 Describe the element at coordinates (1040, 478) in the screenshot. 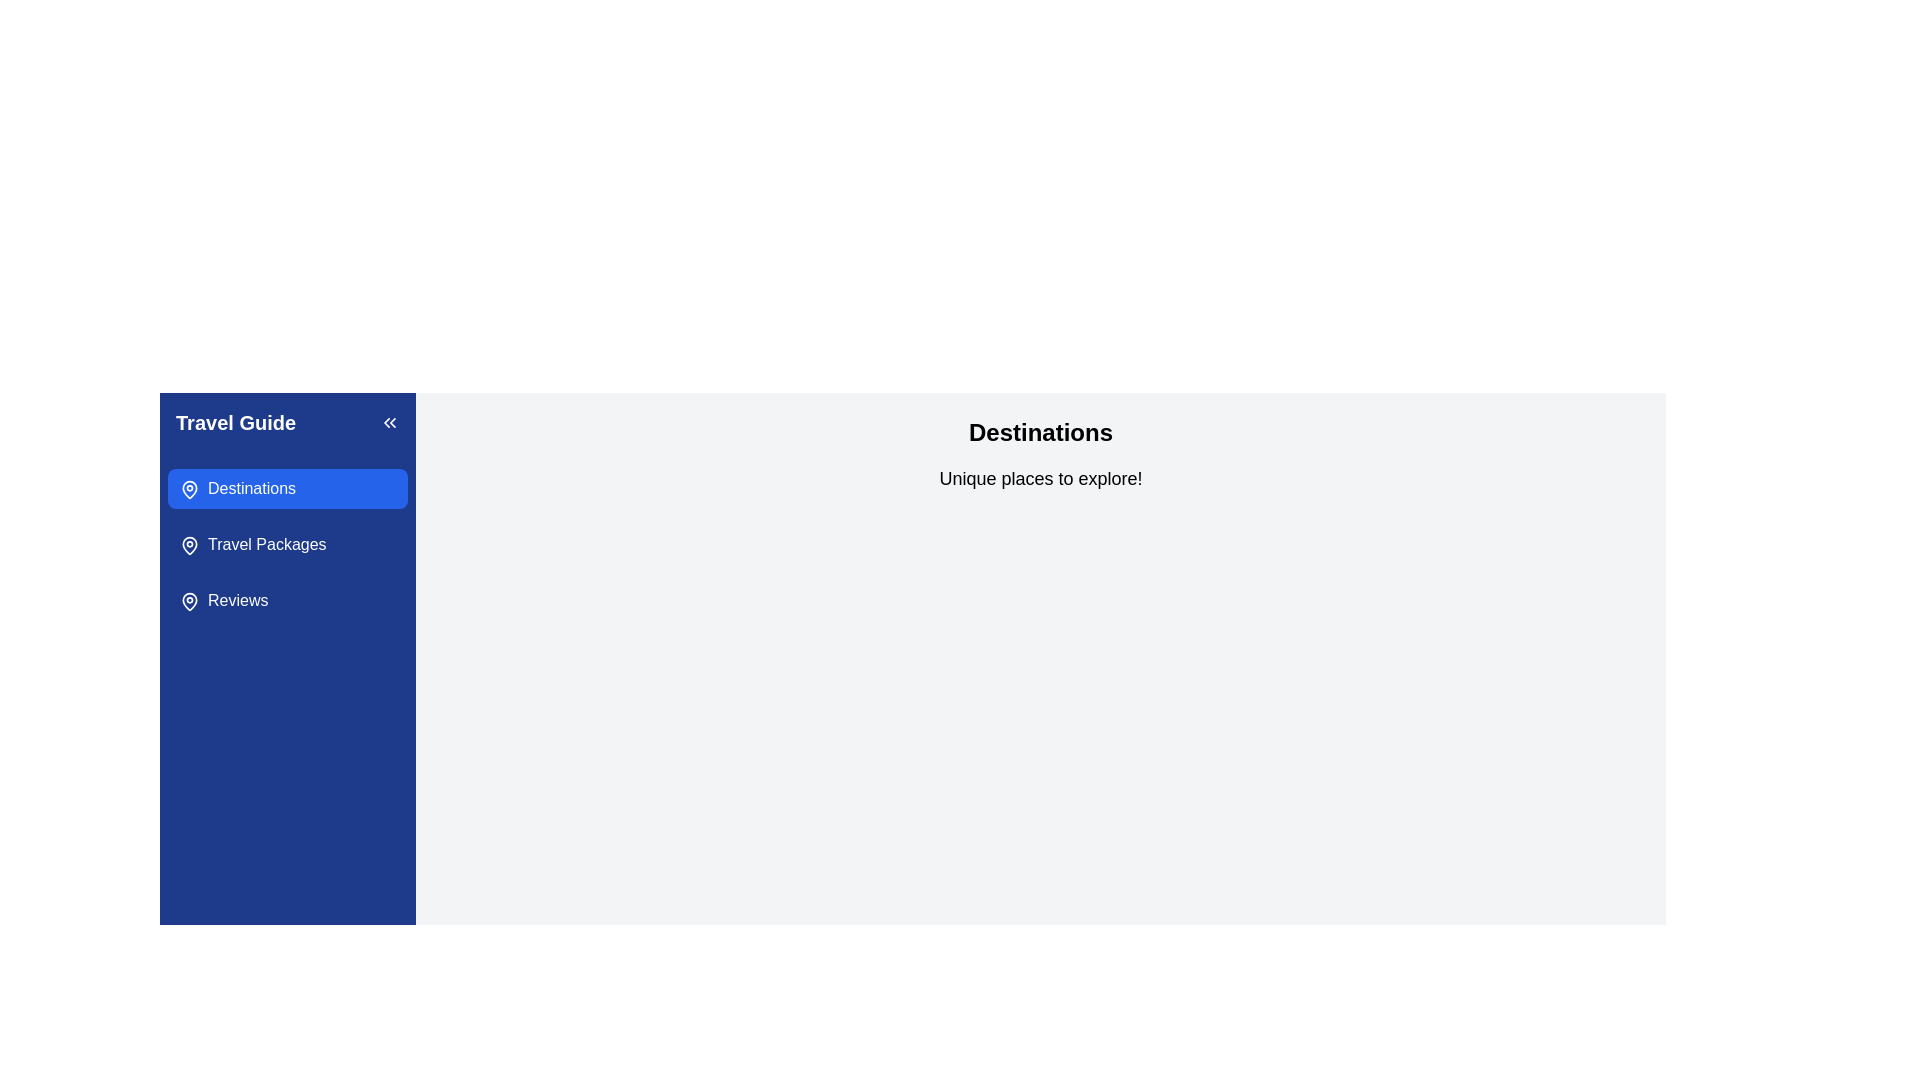

I see `the descriptive subtitle located directly below the 'Destinations' header in the main content area` at that location.